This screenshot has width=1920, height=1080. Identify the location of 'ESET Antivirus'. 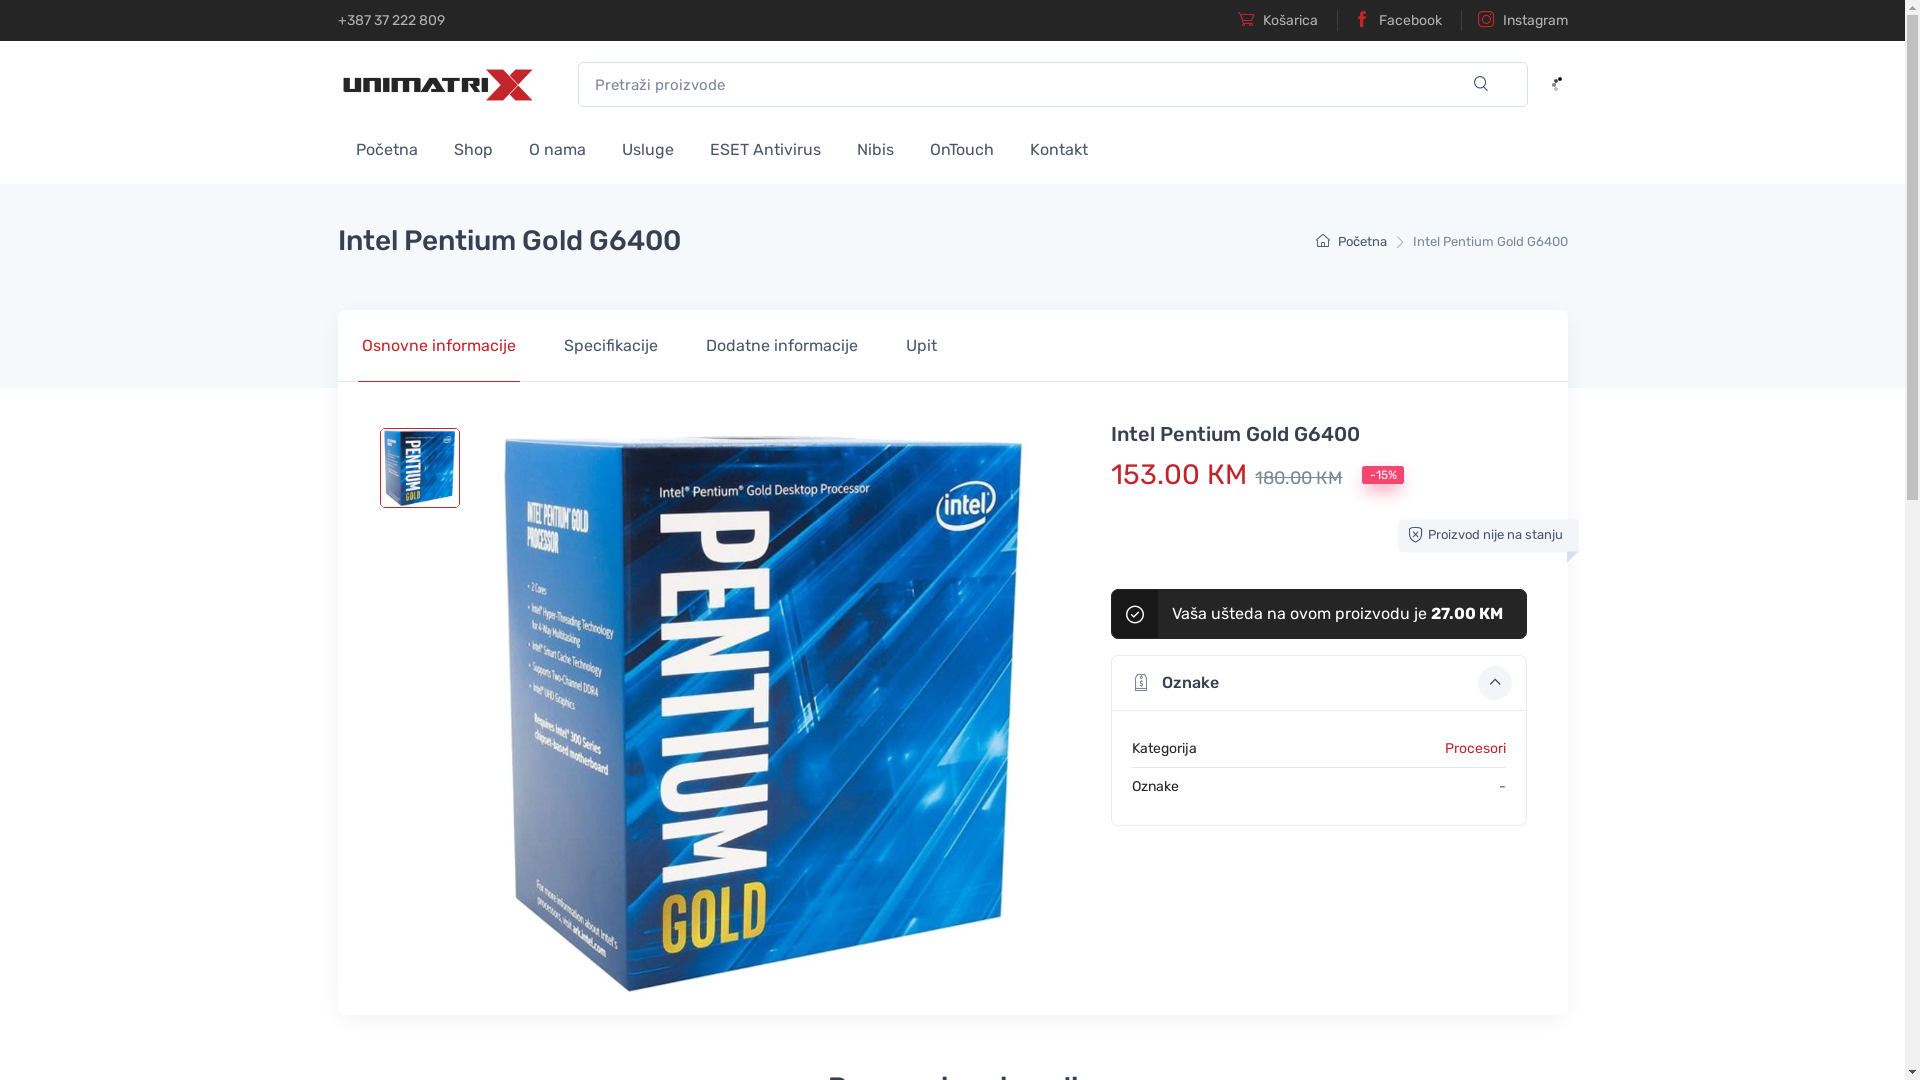
(764, 146).